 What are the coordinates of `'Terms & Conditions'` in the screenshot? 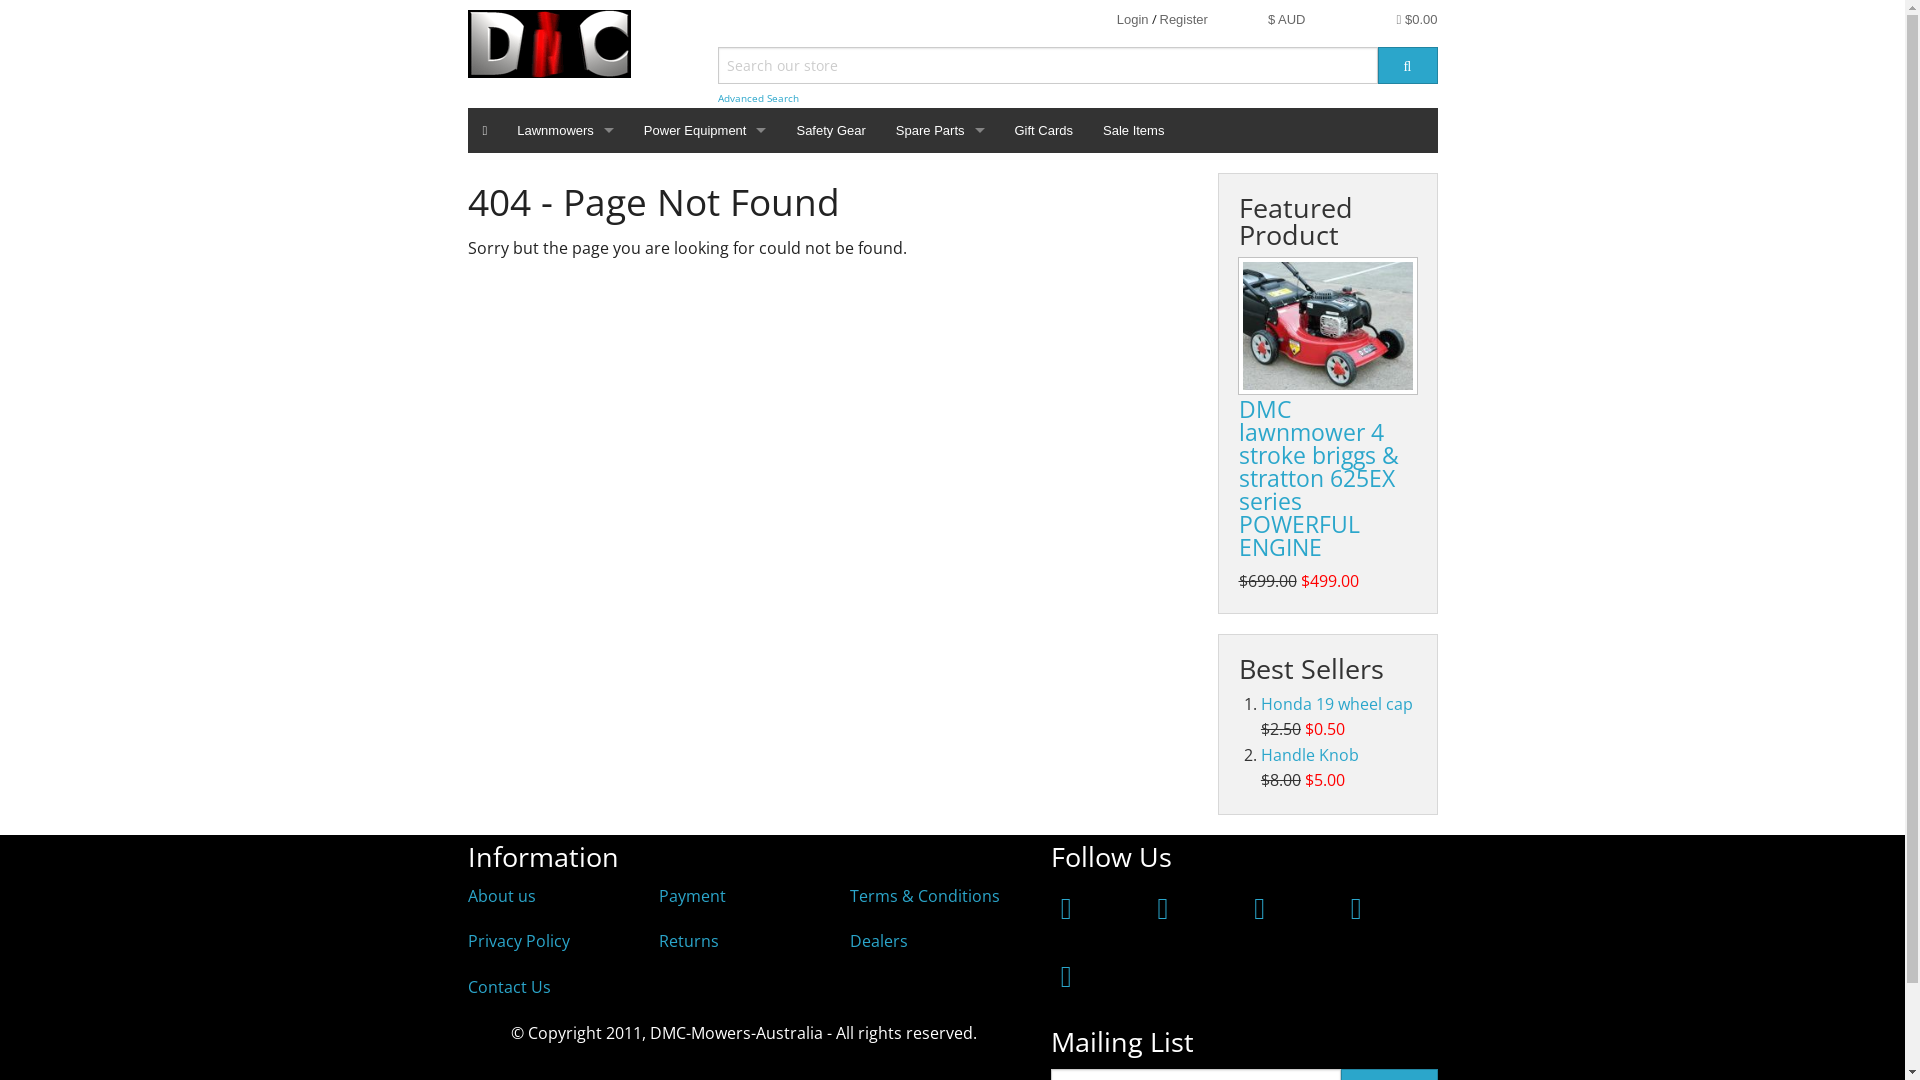 It's located at (924, 894).